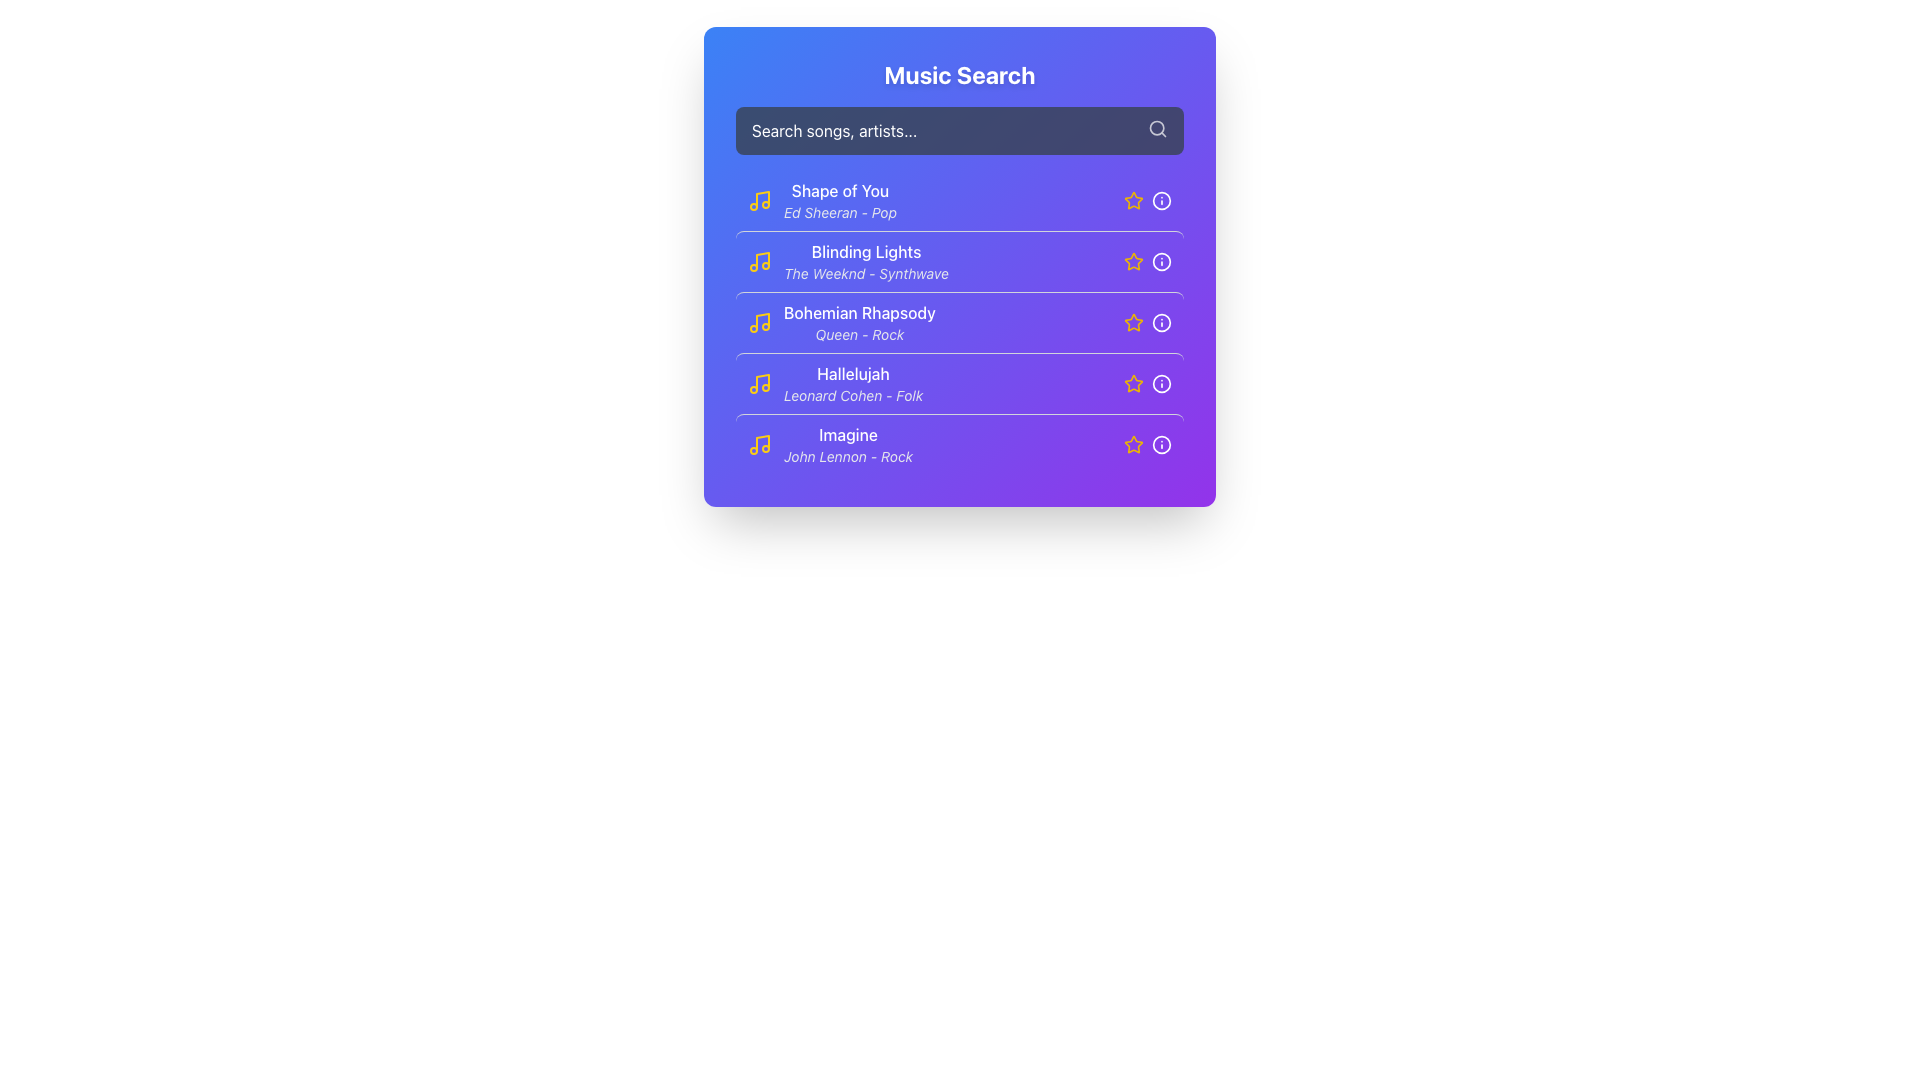 This screenshot has height=1080, width=1920. I want to click on the third star icon used for marking or bookmarking the song 'Bohemian Rhapsody', so click(1133, 321).